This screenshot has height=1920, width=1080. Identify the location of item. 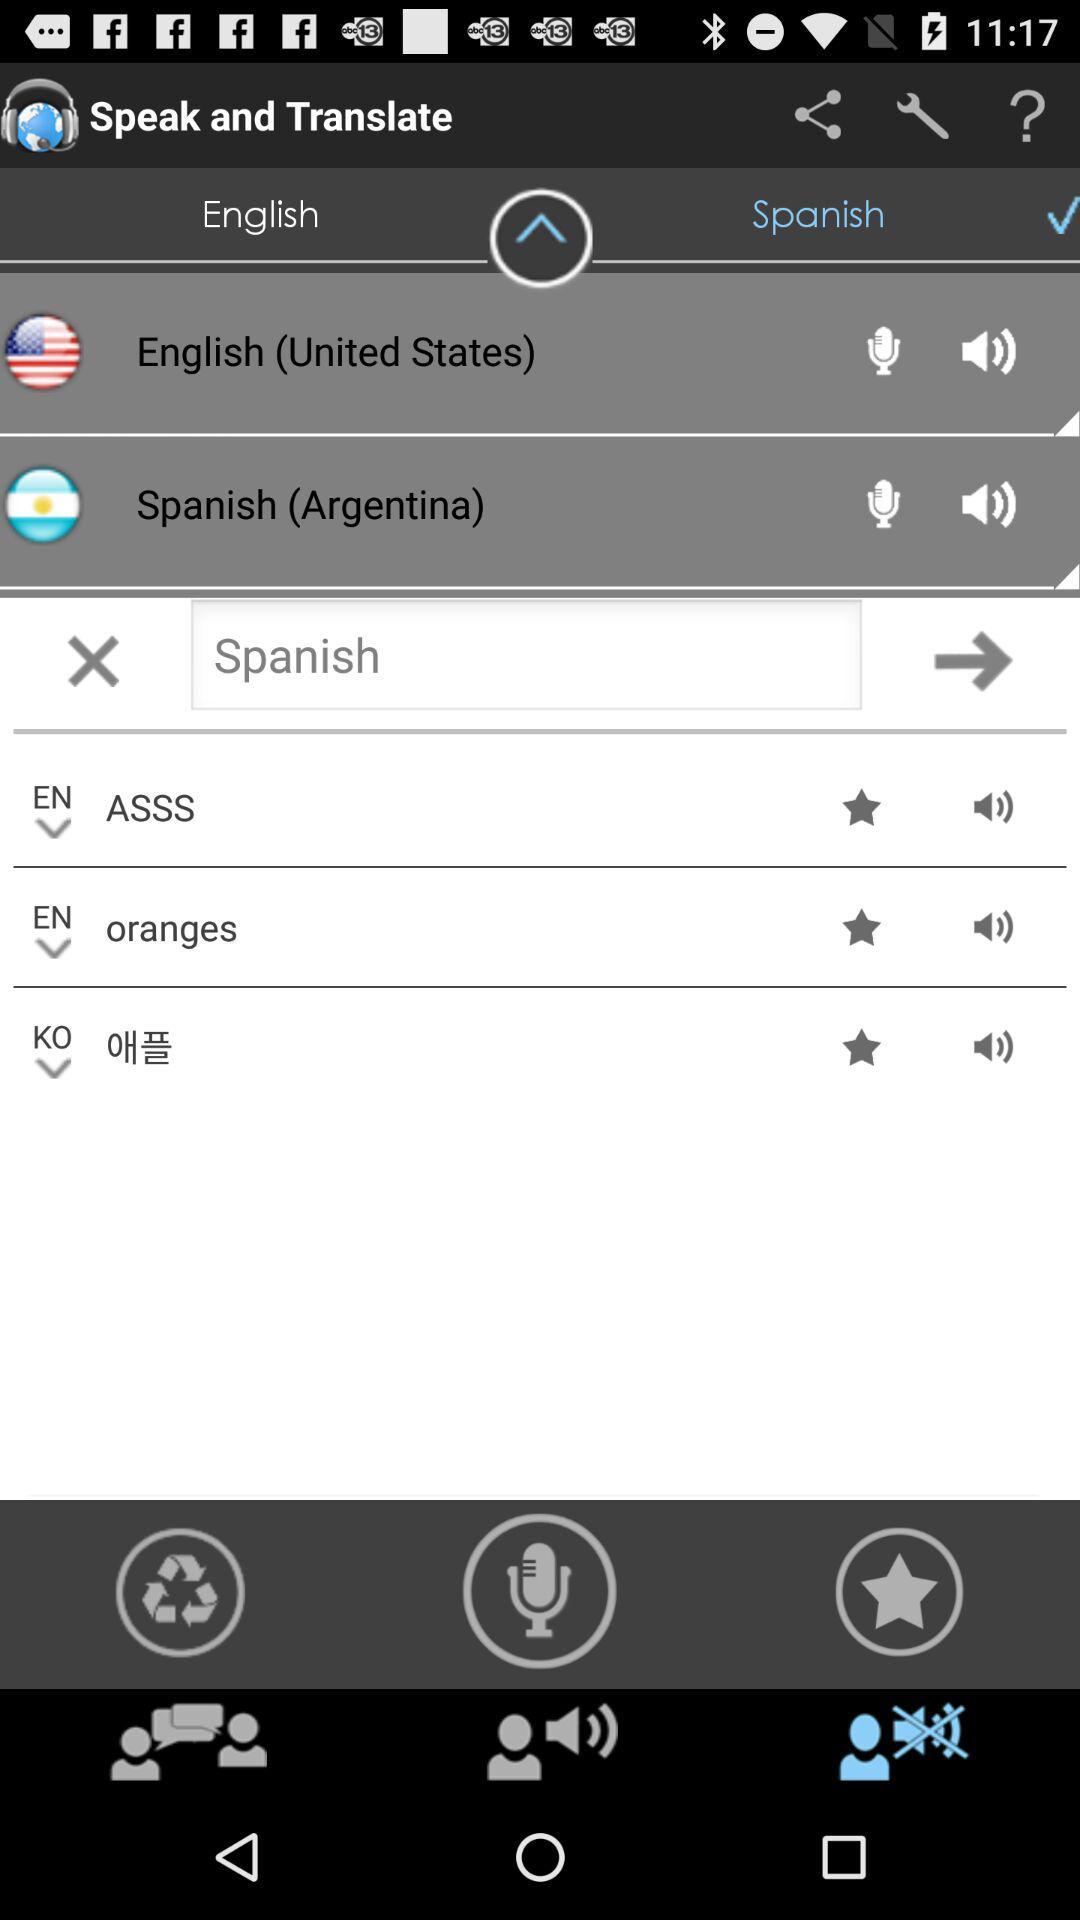
(552, 1740).